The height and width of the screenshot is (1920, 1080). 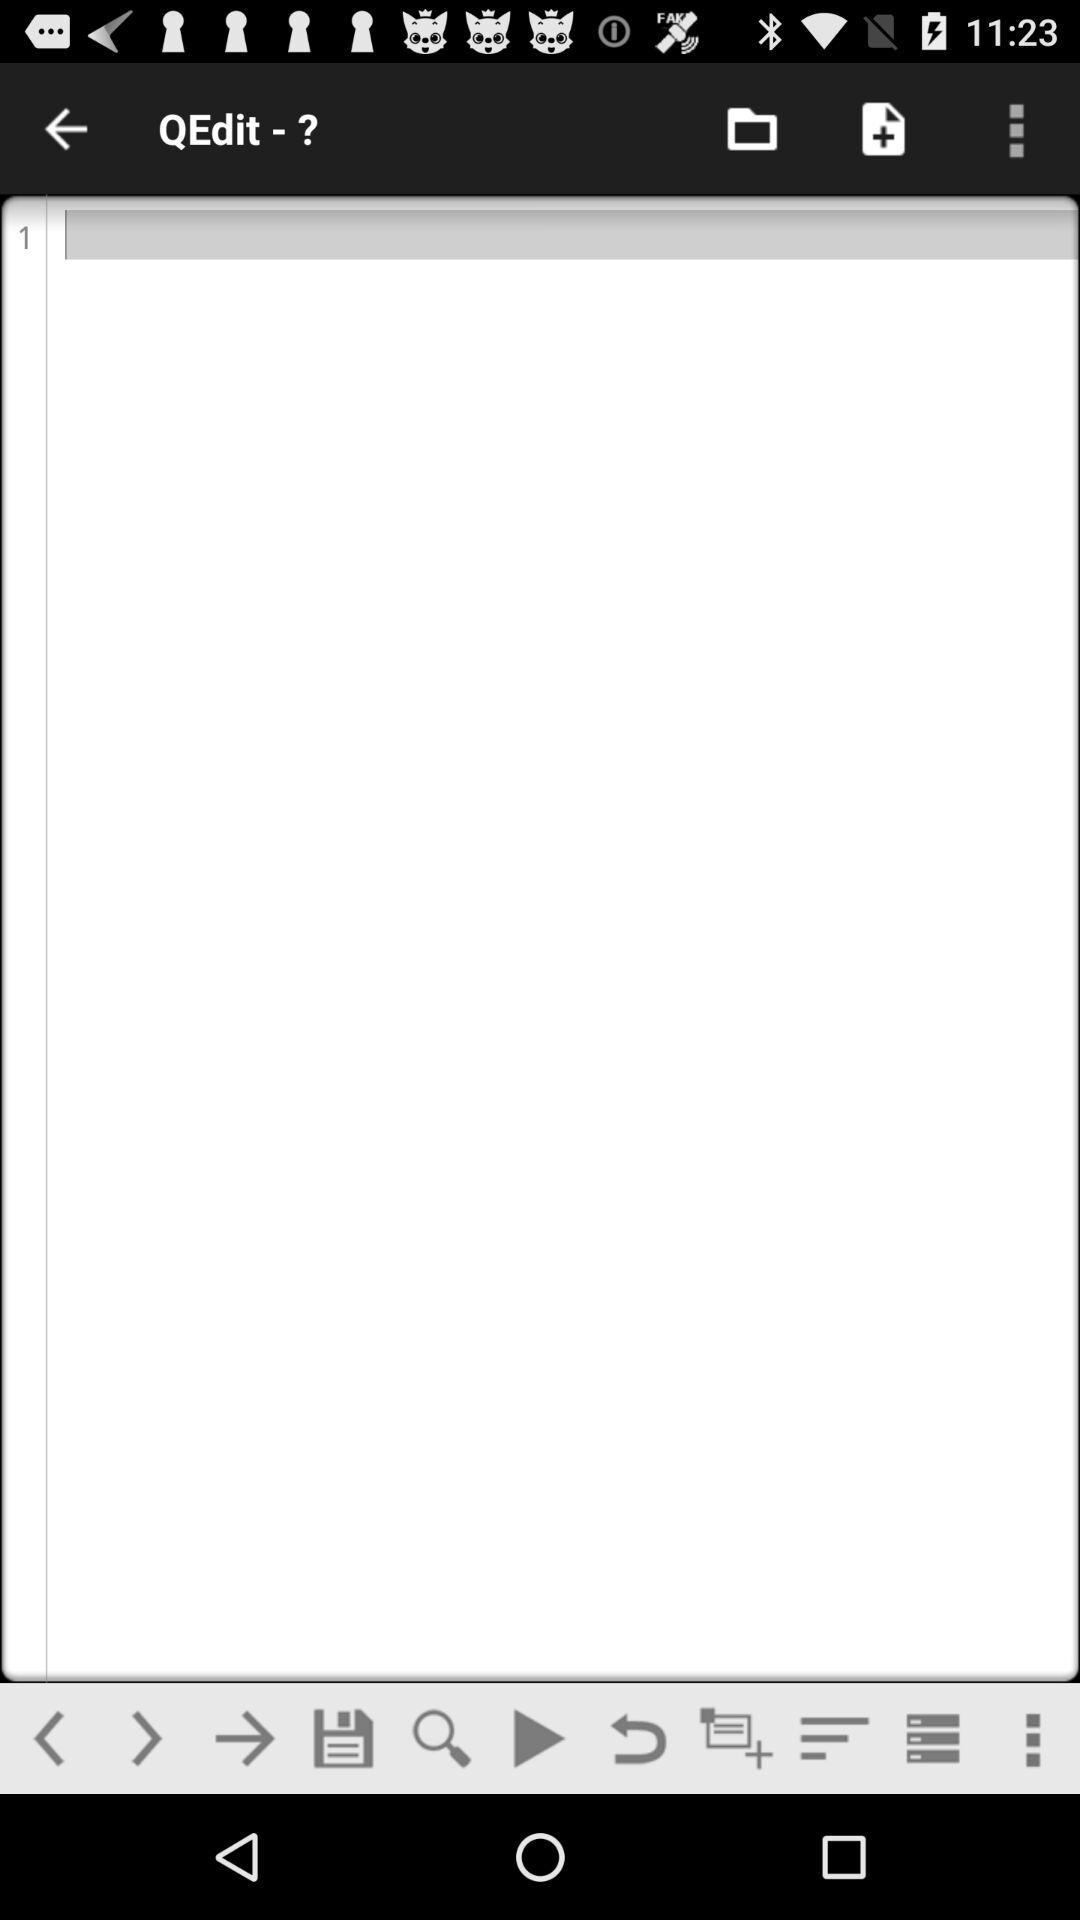 I want to click on the more icon, so click(x=1030, y=1859).